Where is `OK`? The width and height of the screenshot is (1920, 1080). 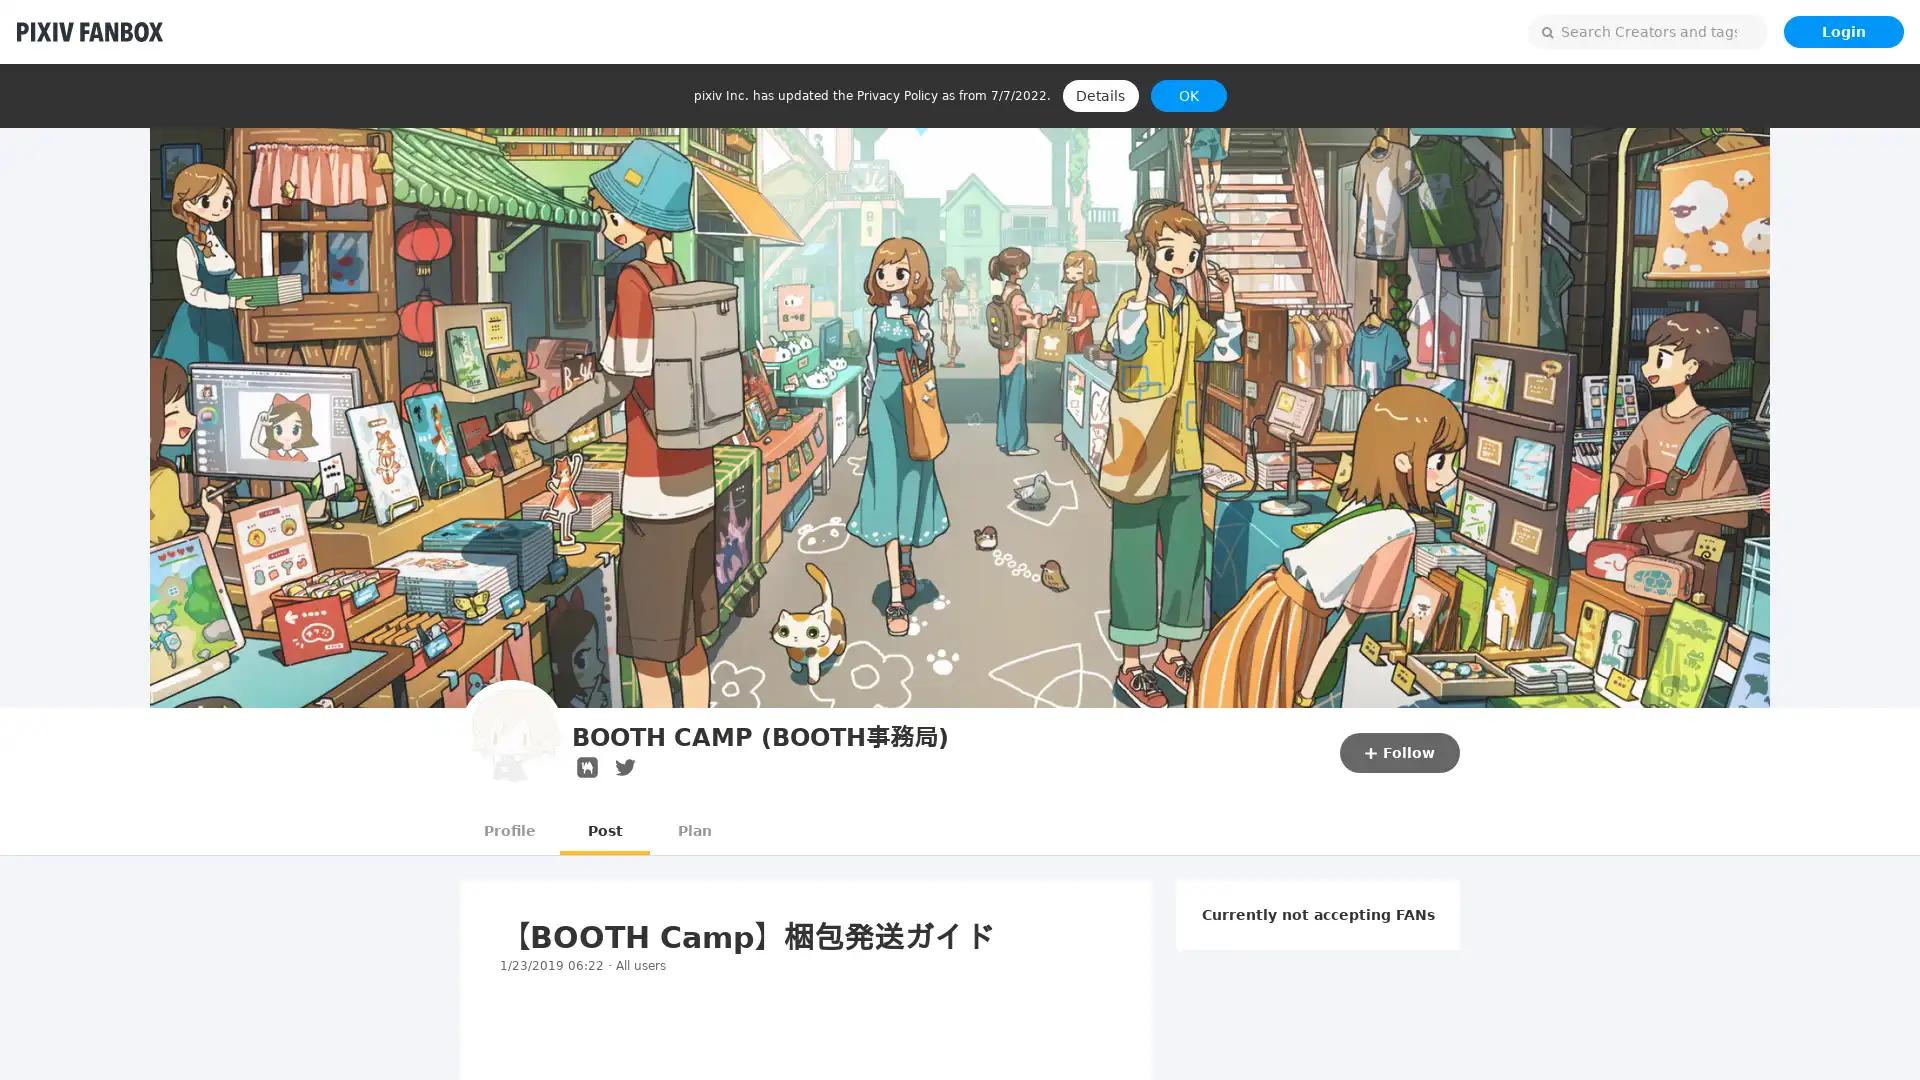 OK is located at coordinates (1188, 96).